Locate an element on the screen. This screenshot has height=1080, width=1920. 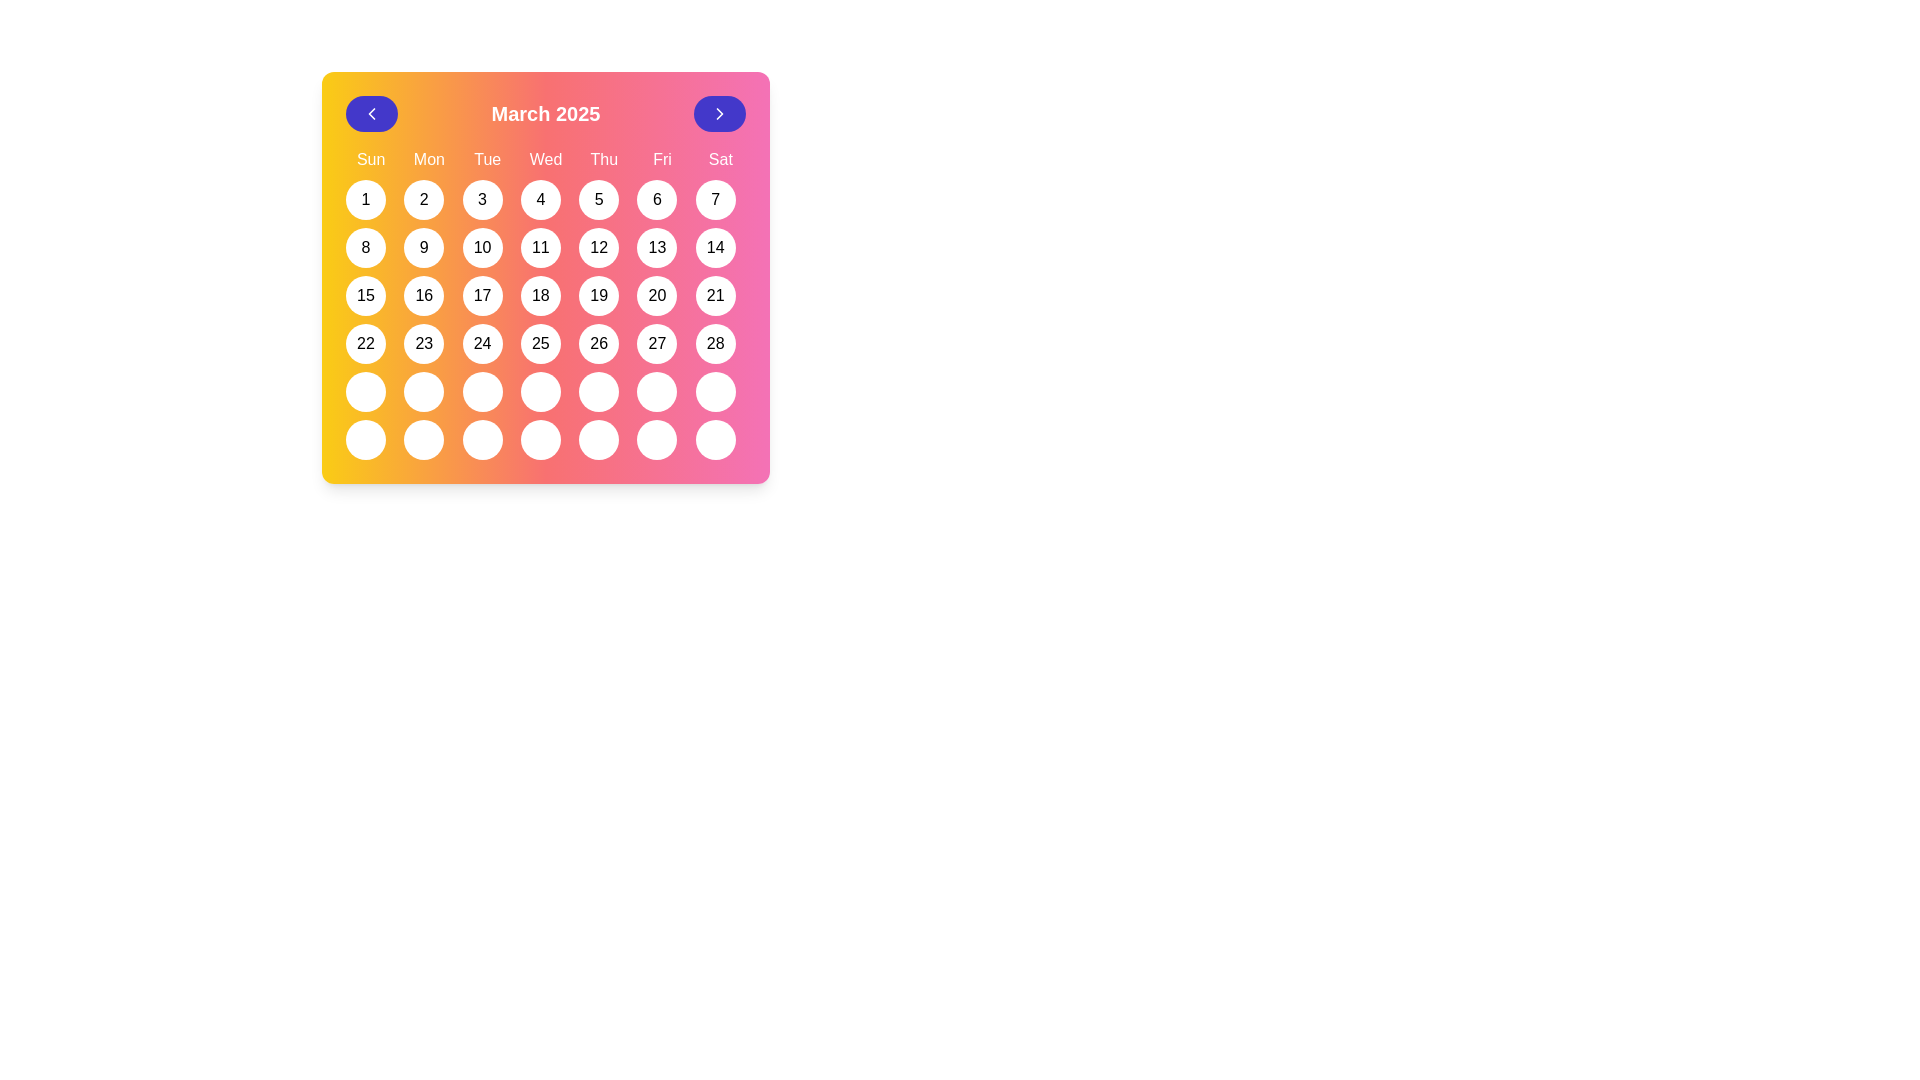
the circular button icon located at the top-left corner of the calendar interface is located at coordinates (372, 114).